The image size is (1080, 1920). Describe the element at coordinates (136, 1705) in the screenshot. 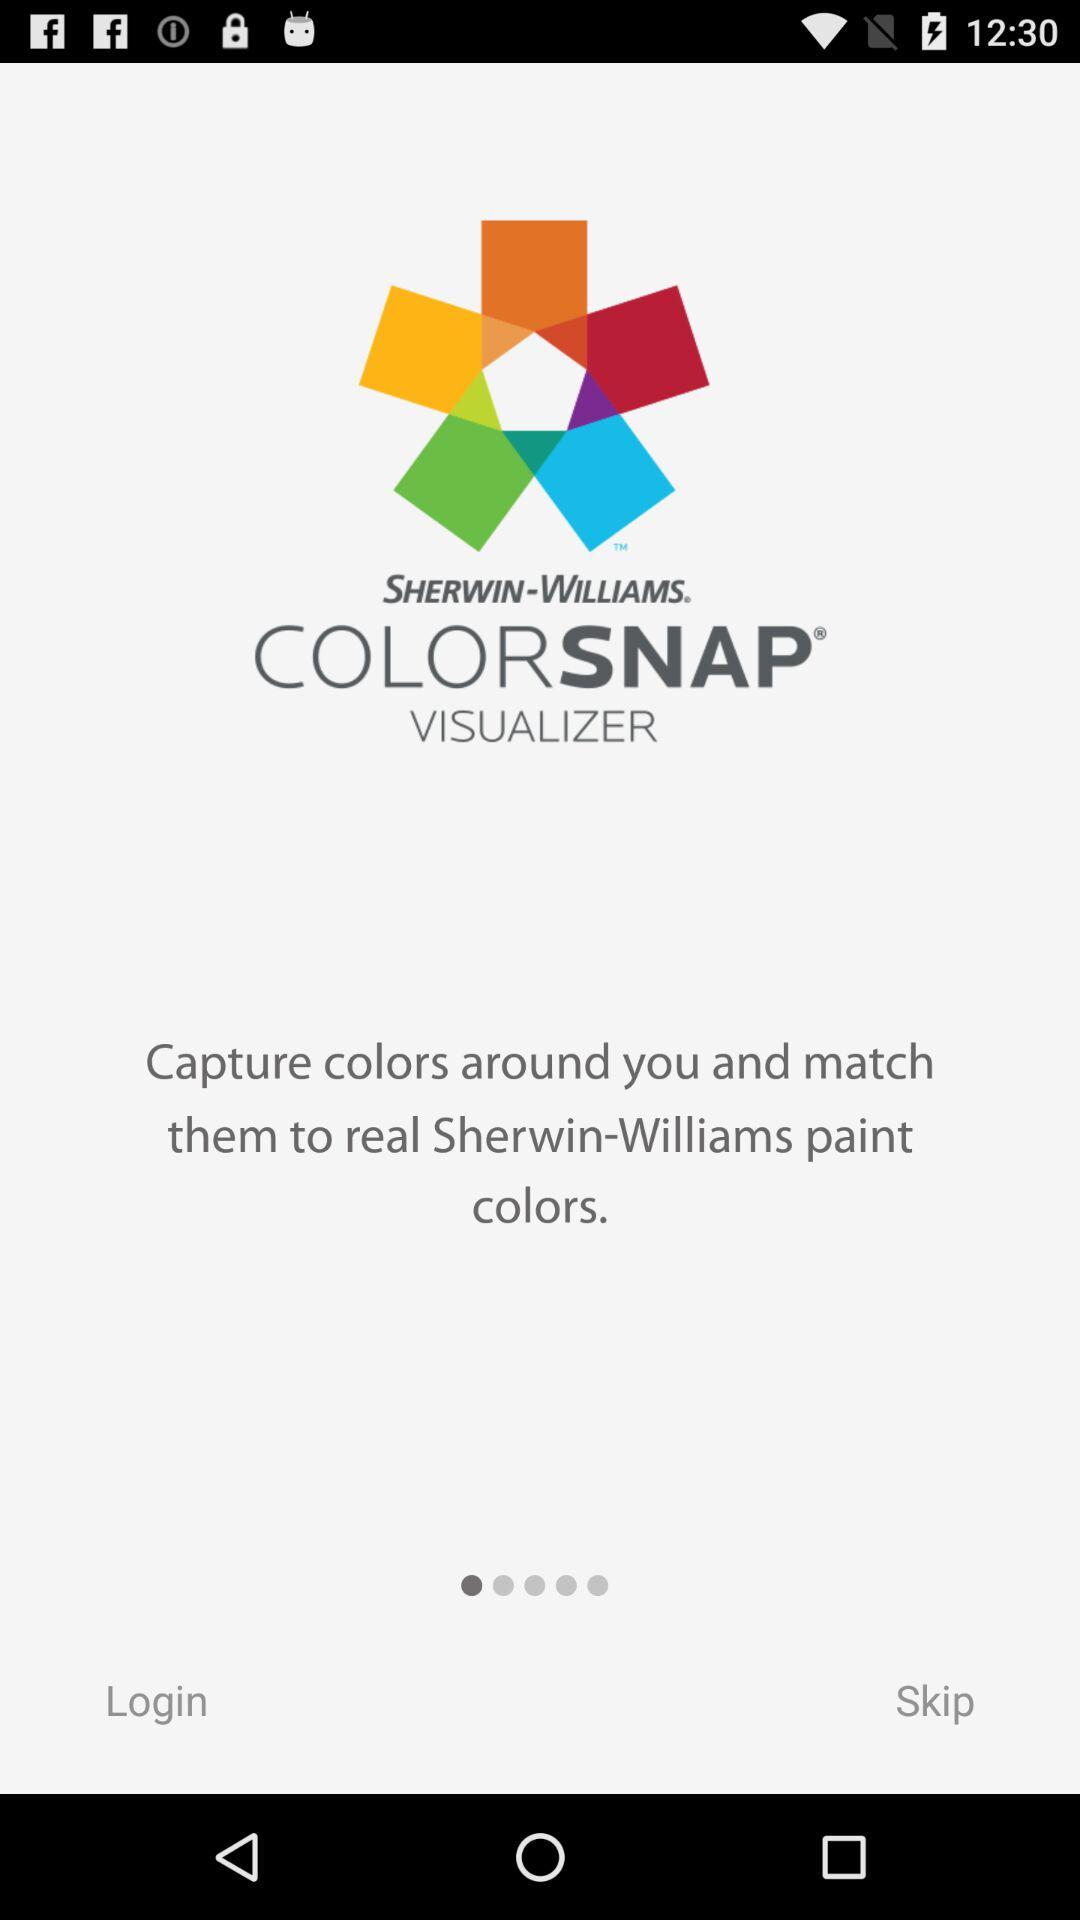

I see `login icon` at that location.